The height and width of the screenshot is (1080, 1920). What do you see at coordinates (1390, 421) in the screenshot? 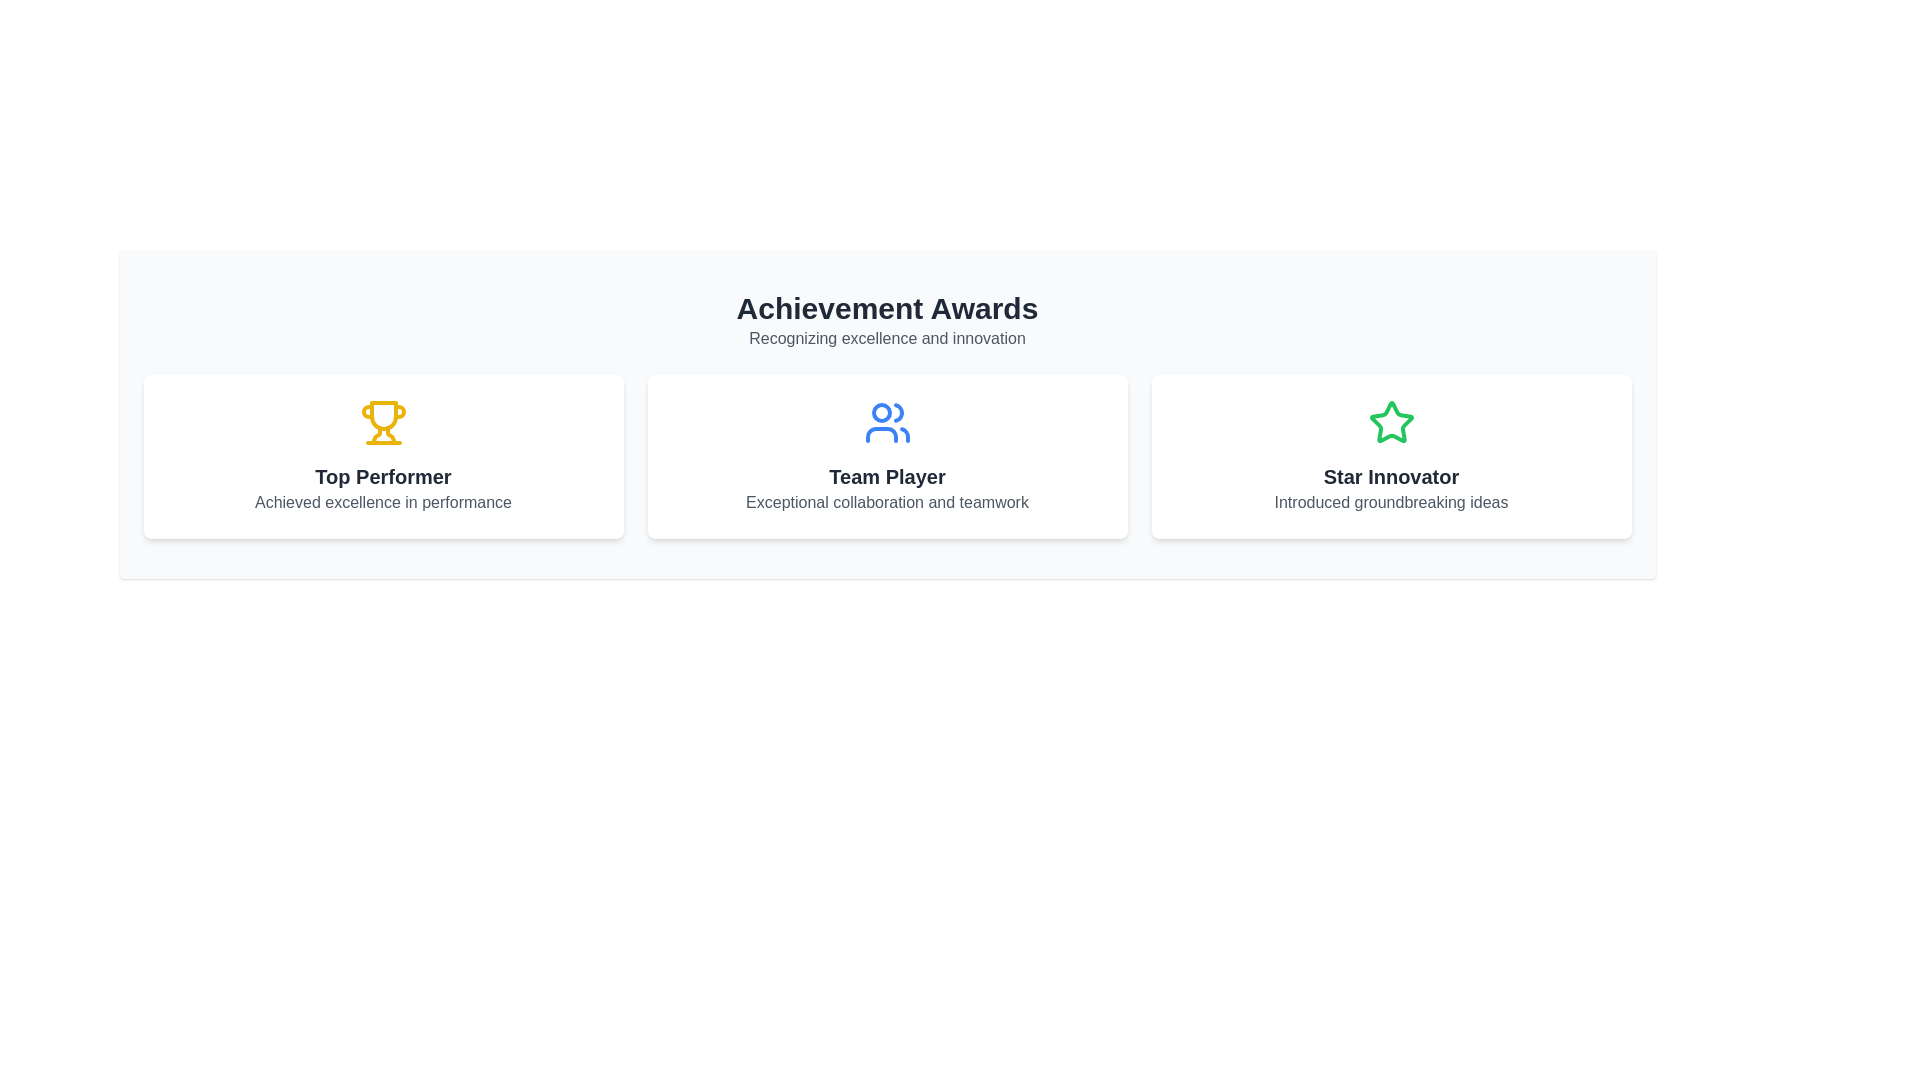
I see `the green outlined star icon within the 'Star Innovator' award card located at the bottom-right of the Achievement Awards section` at bounding box center [1390, 421].